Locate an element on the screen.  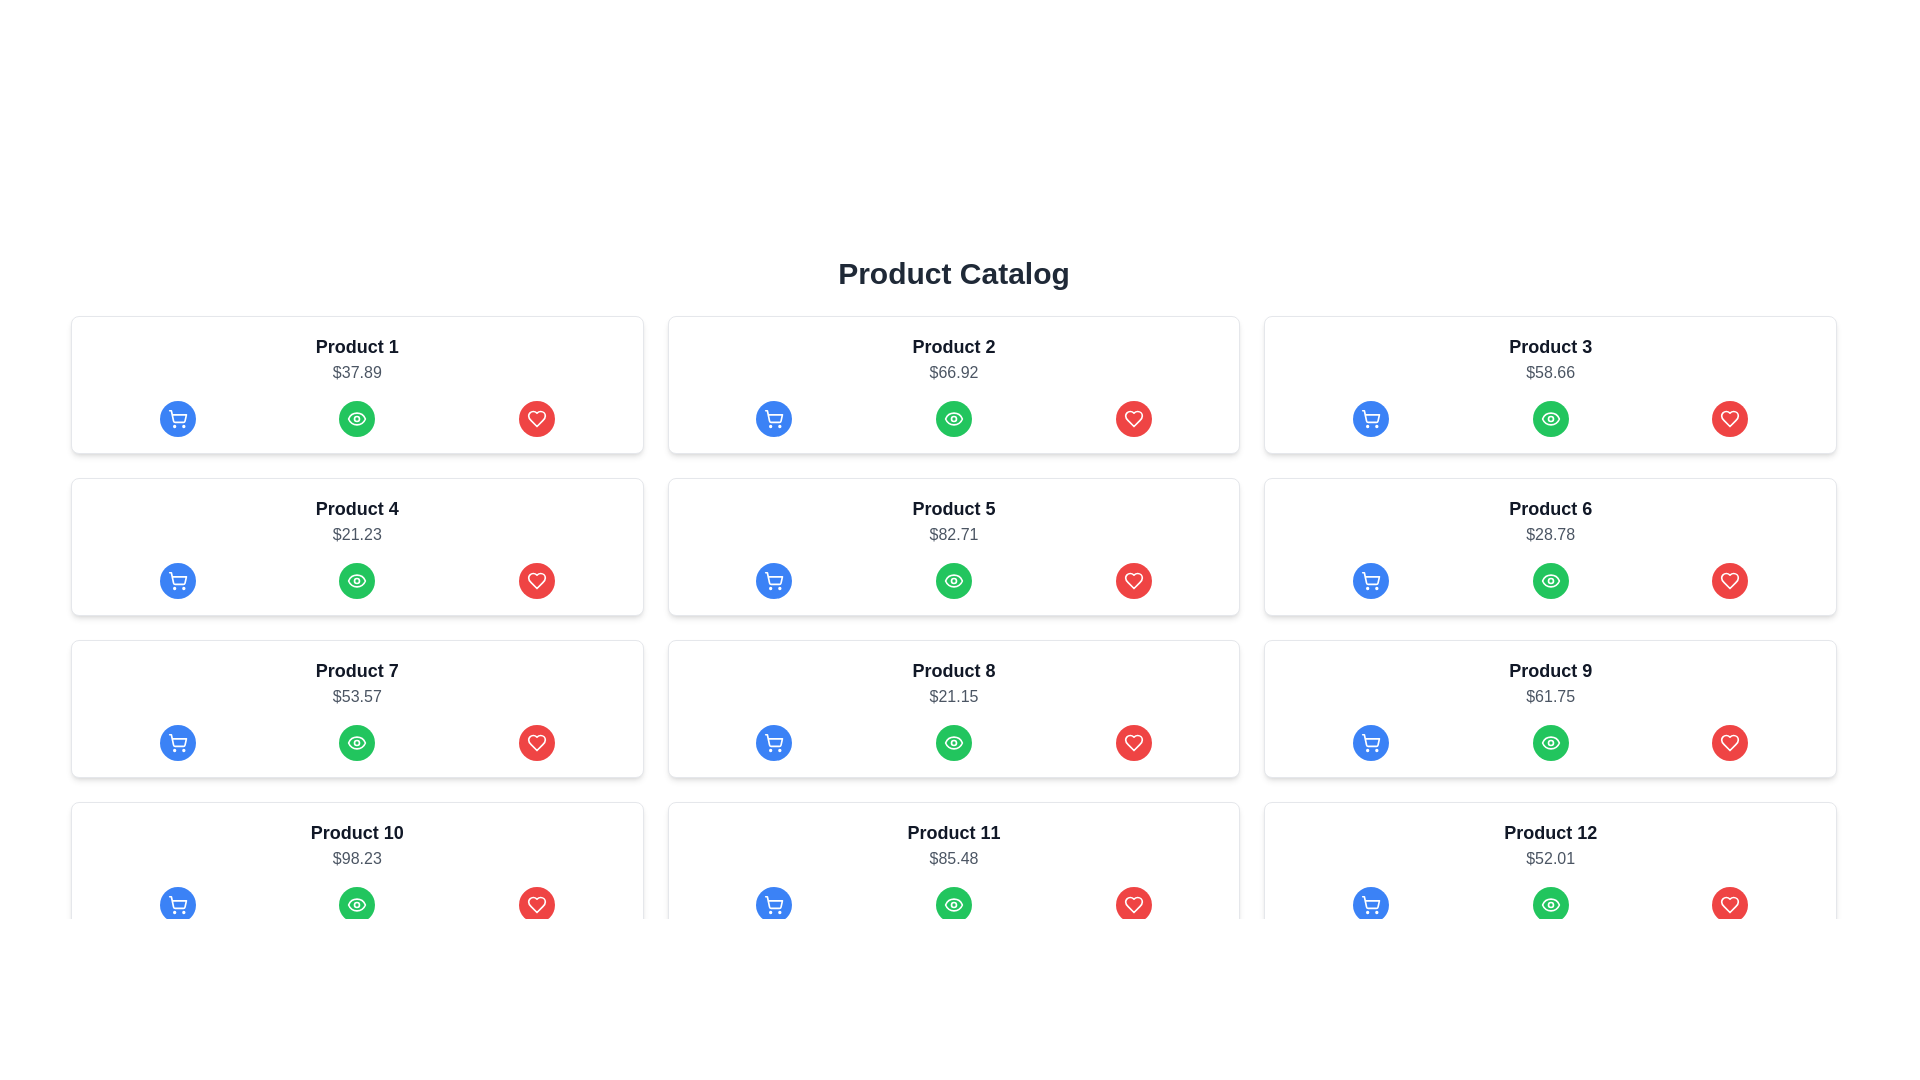
the static text element displaying the price '$98.23' located beneath the title 'Product 10' is located at coordinates (357, 858).